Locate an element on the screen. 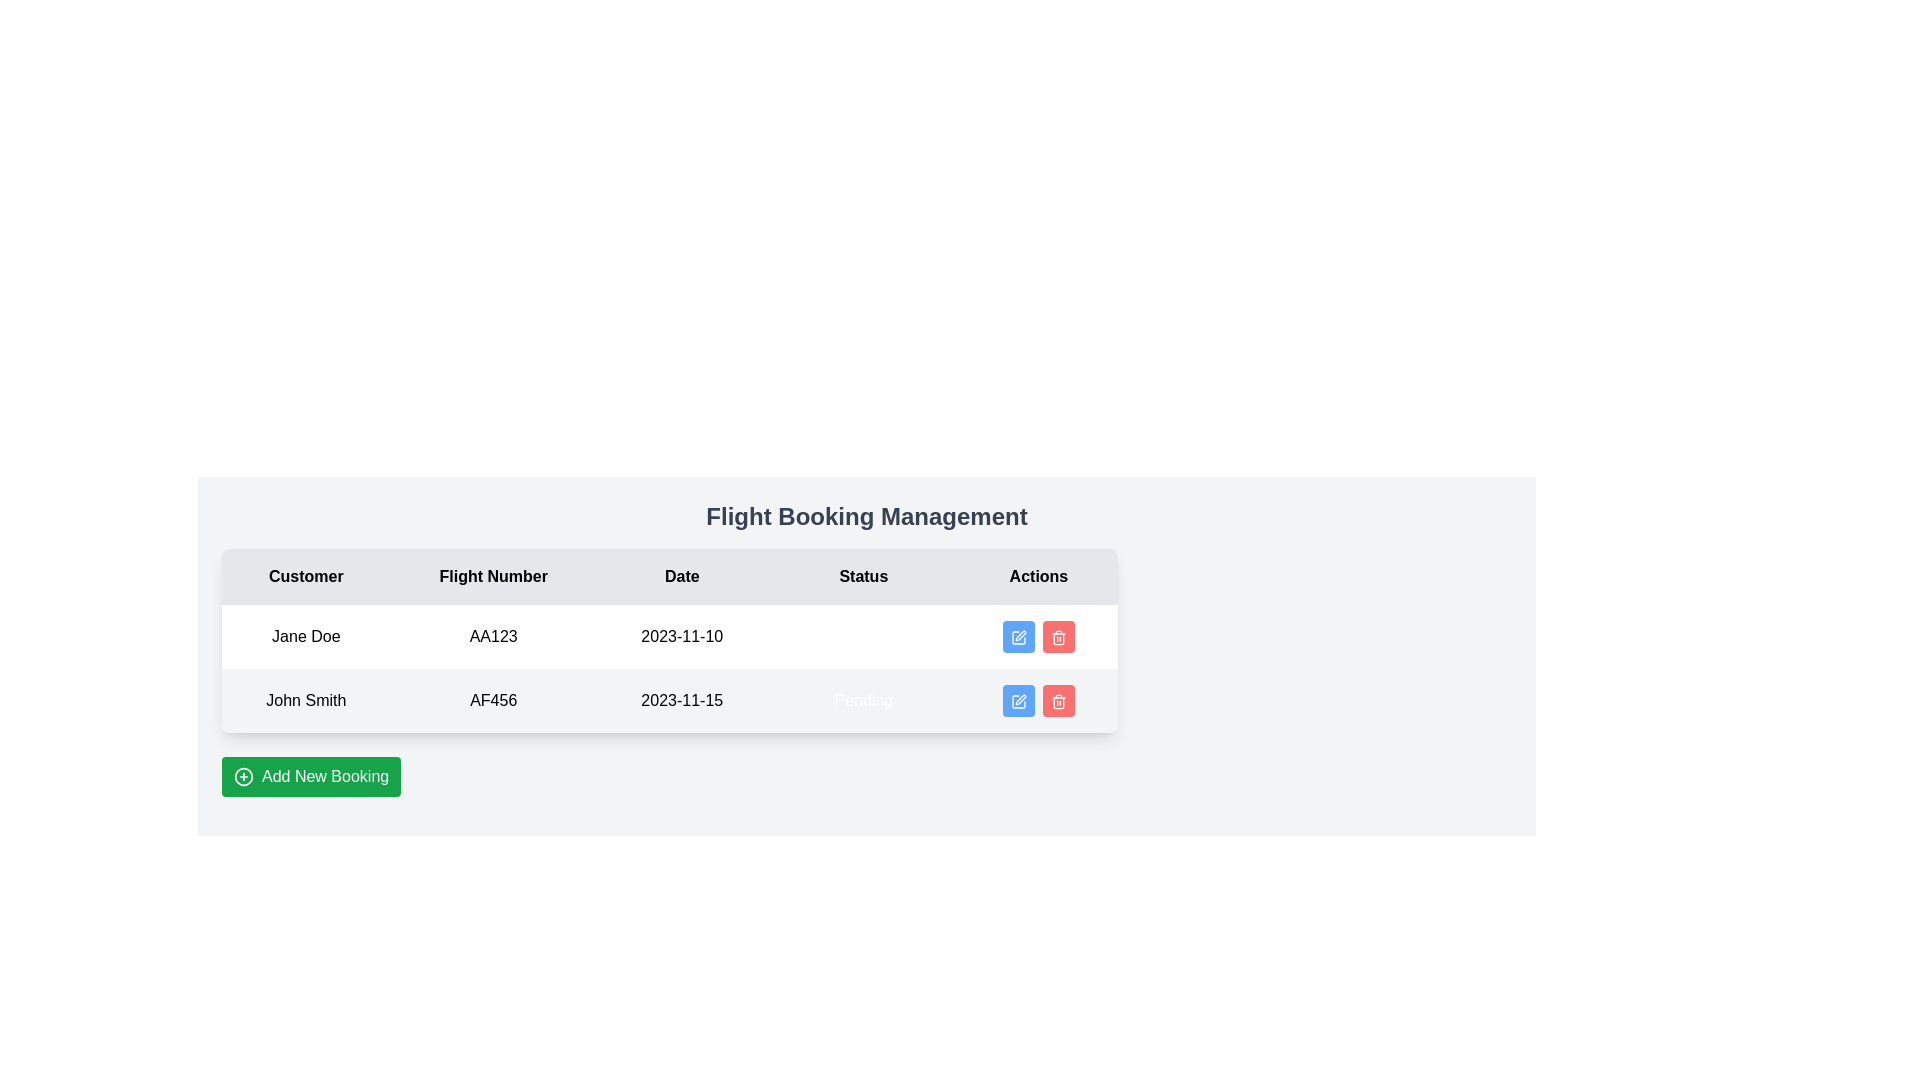  the static text element displaying 'AF456' in the 'Flight Booking Management' table, located in the second row under the 'Flight Number' column is located at coordinates (493, 700).